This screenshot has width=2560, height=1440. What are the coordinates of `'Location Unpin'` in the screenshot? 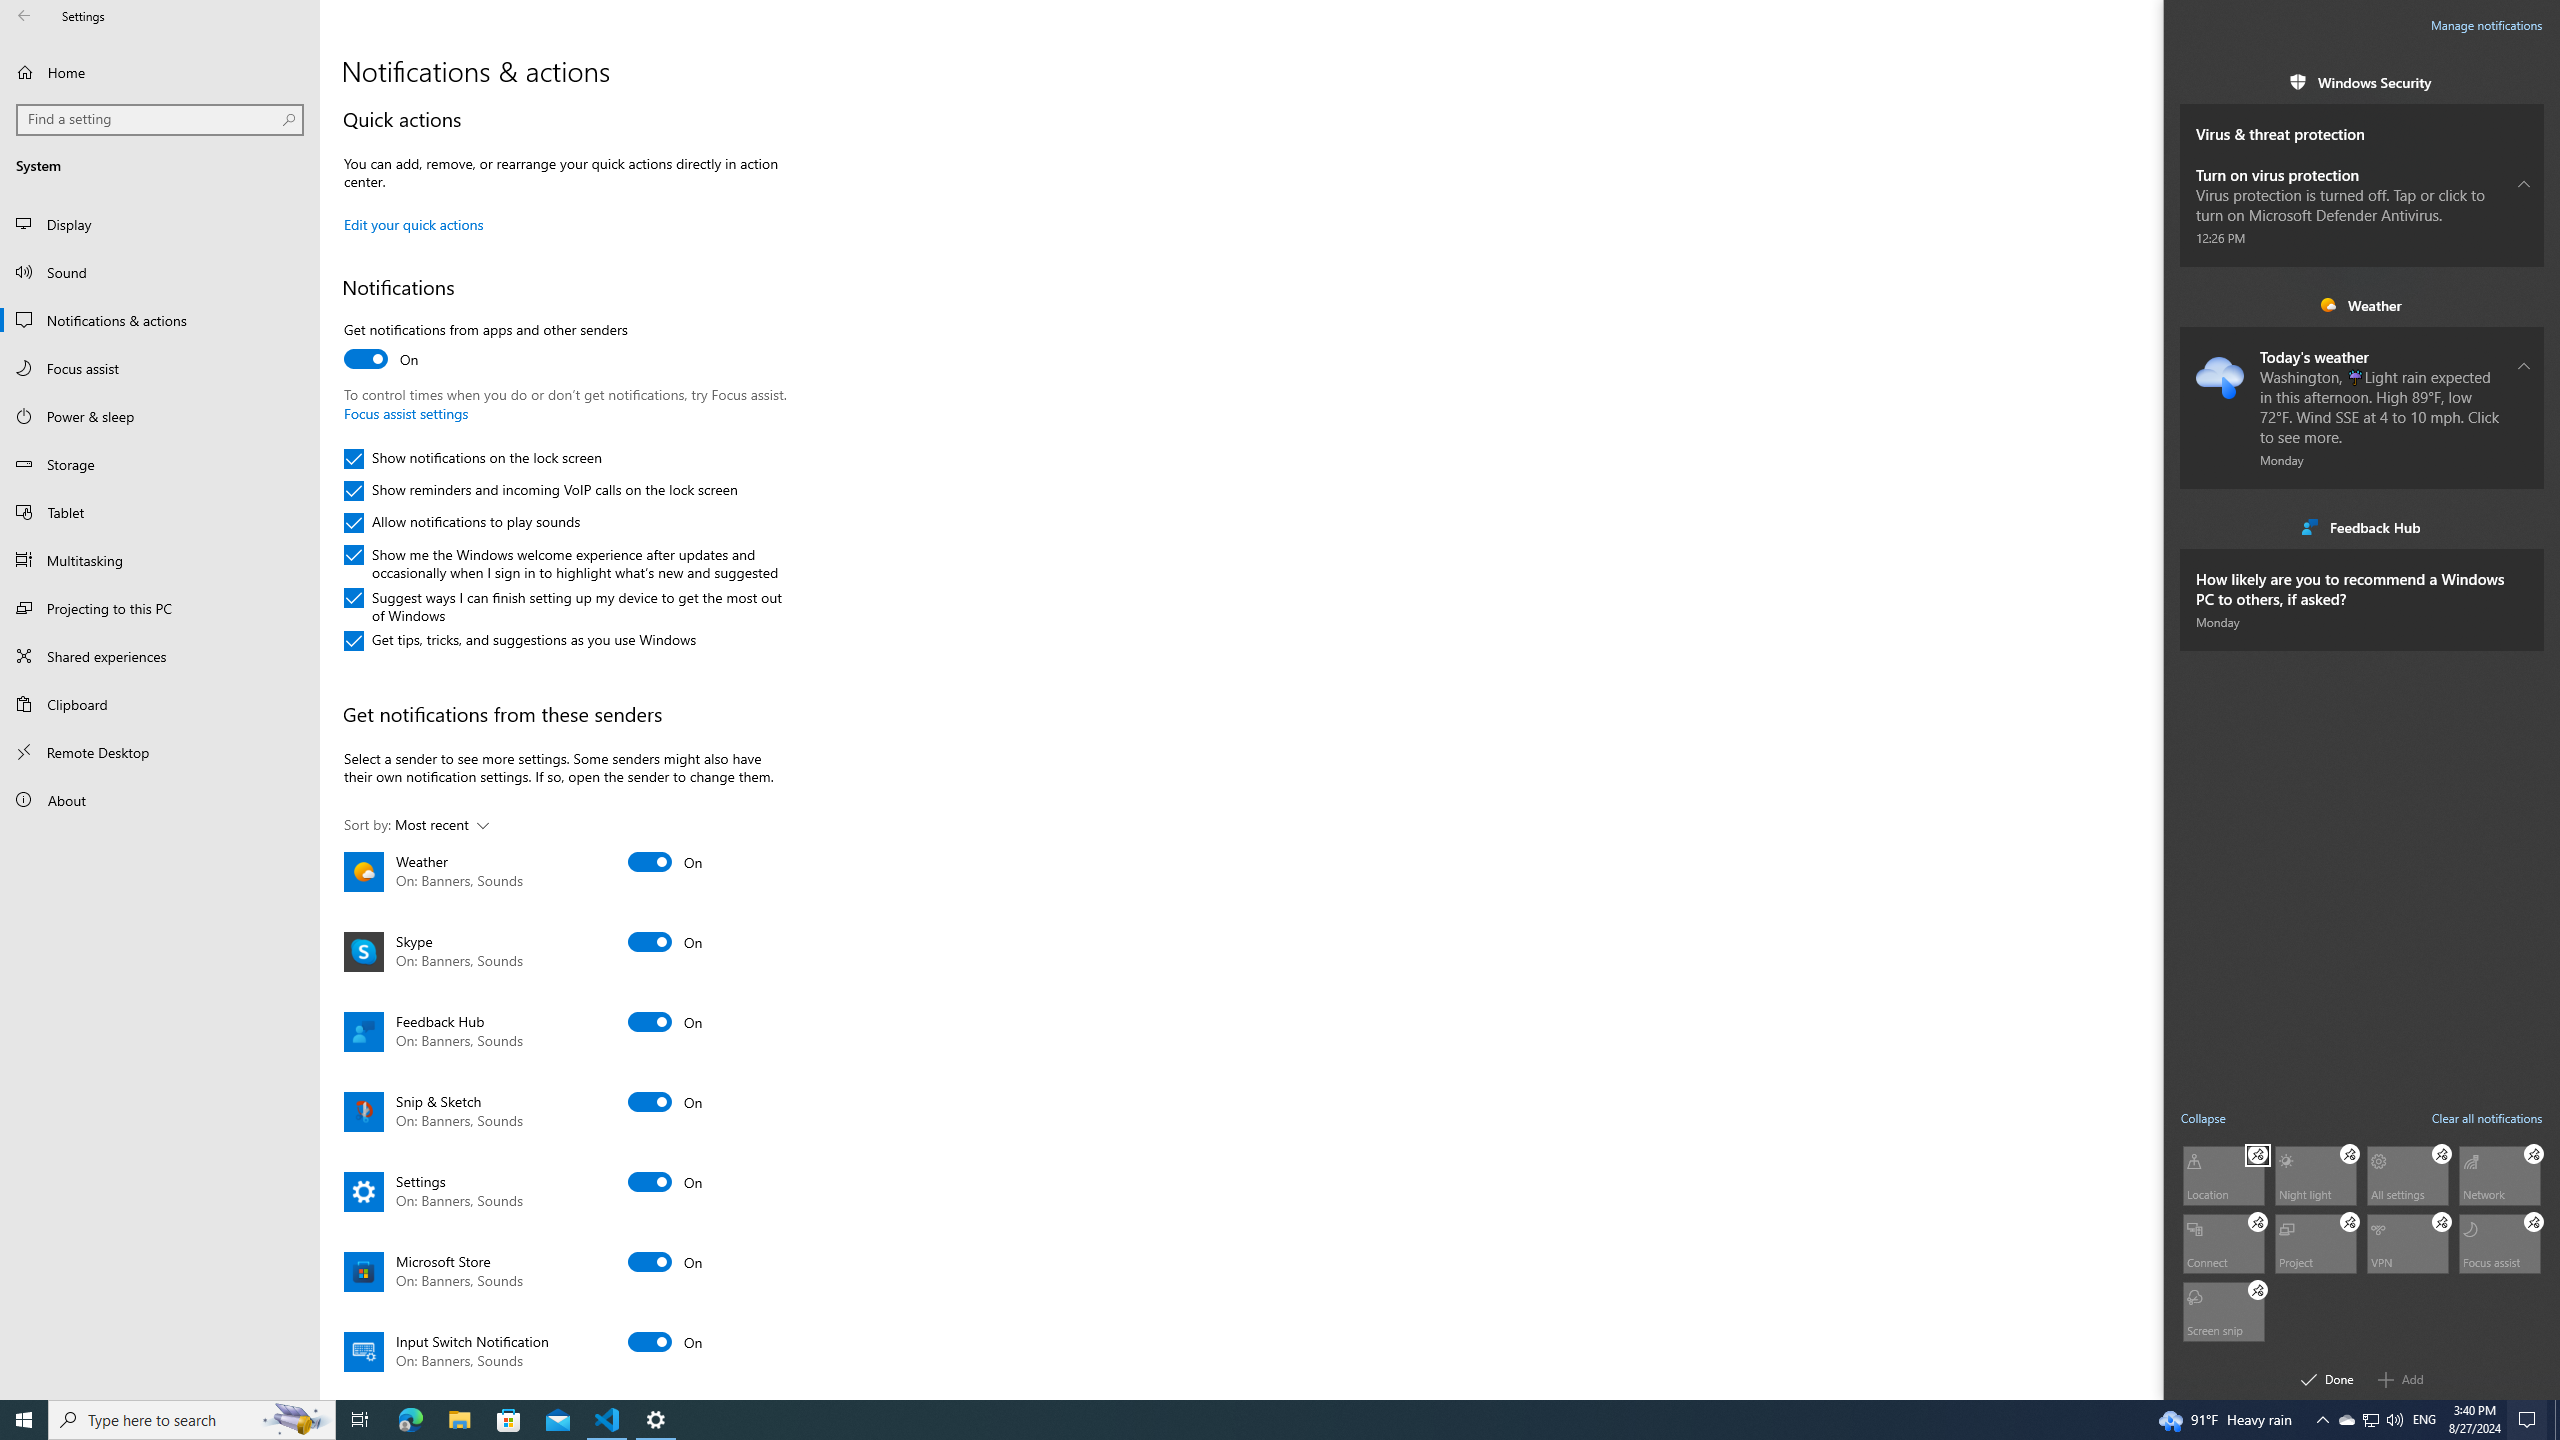 It's located at (2257, 1152).